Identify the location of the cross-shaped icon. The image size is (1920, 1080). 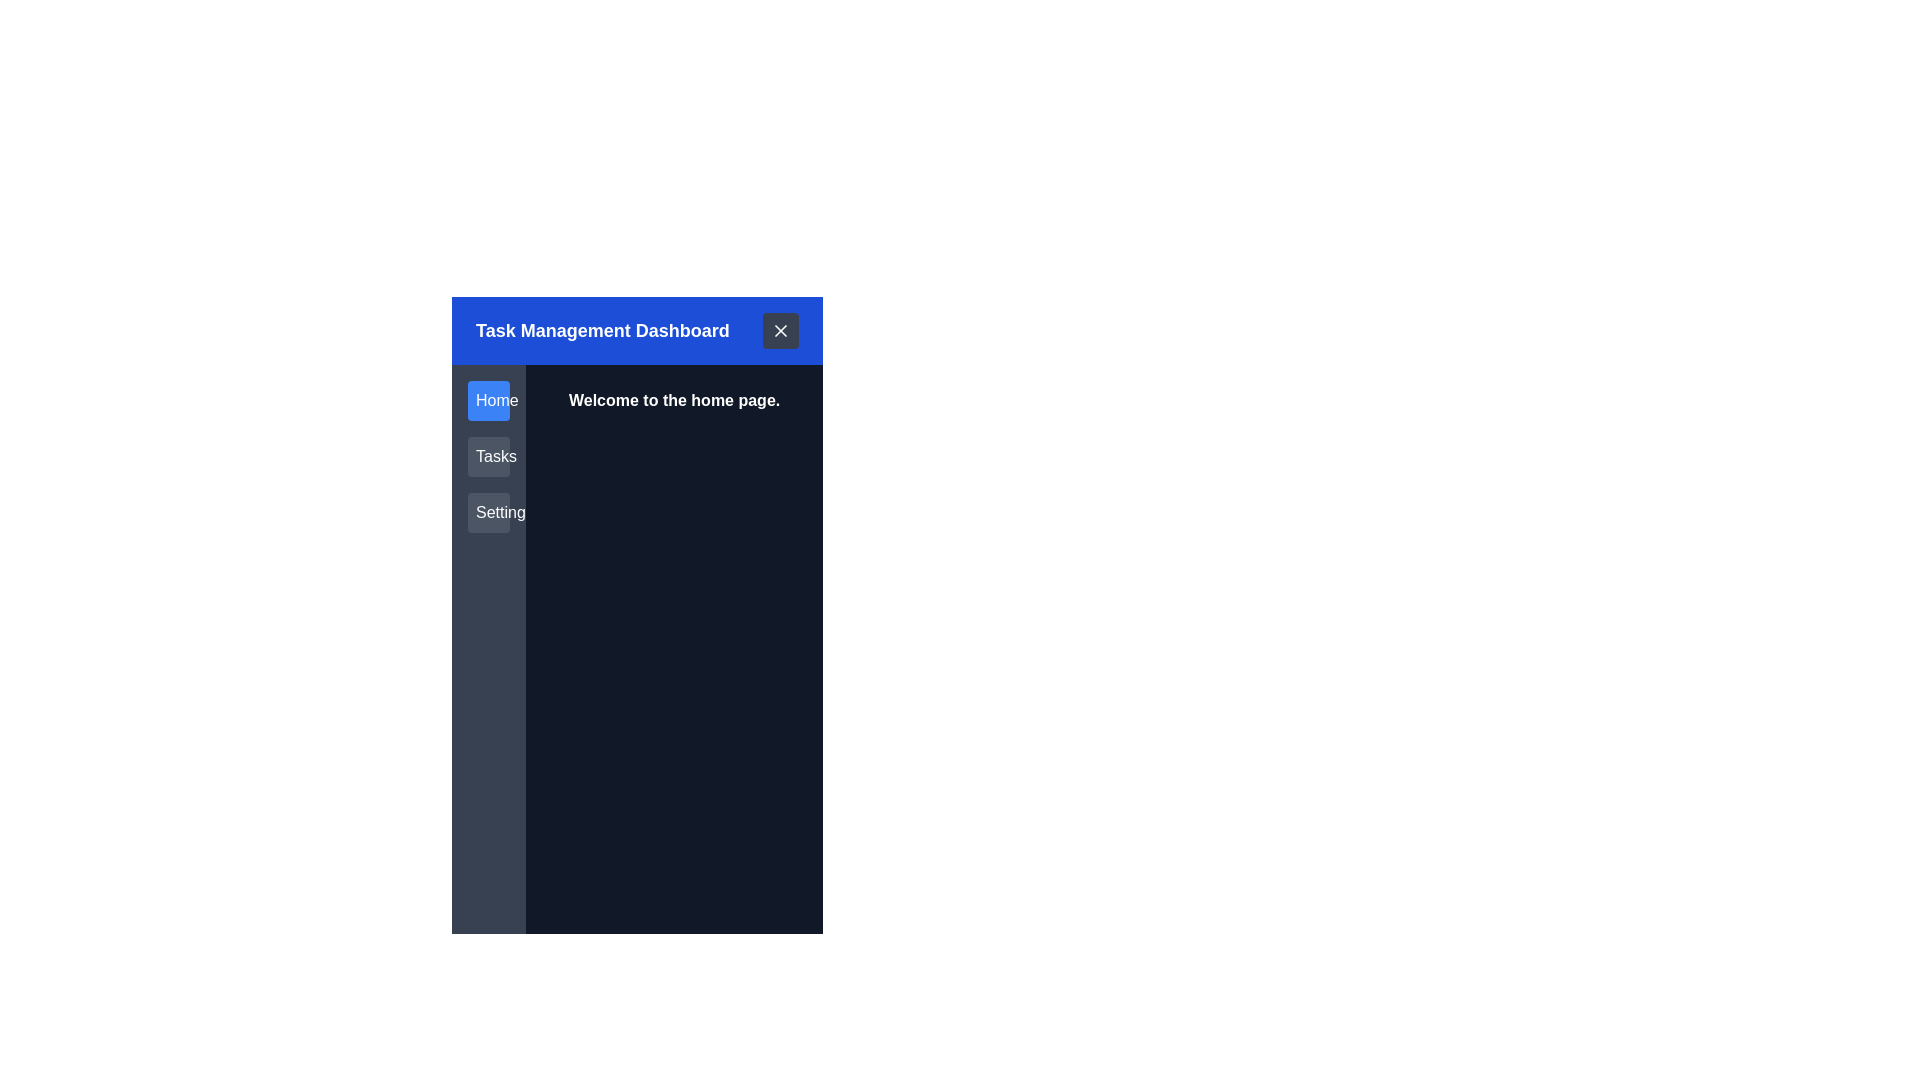
(780, 330).